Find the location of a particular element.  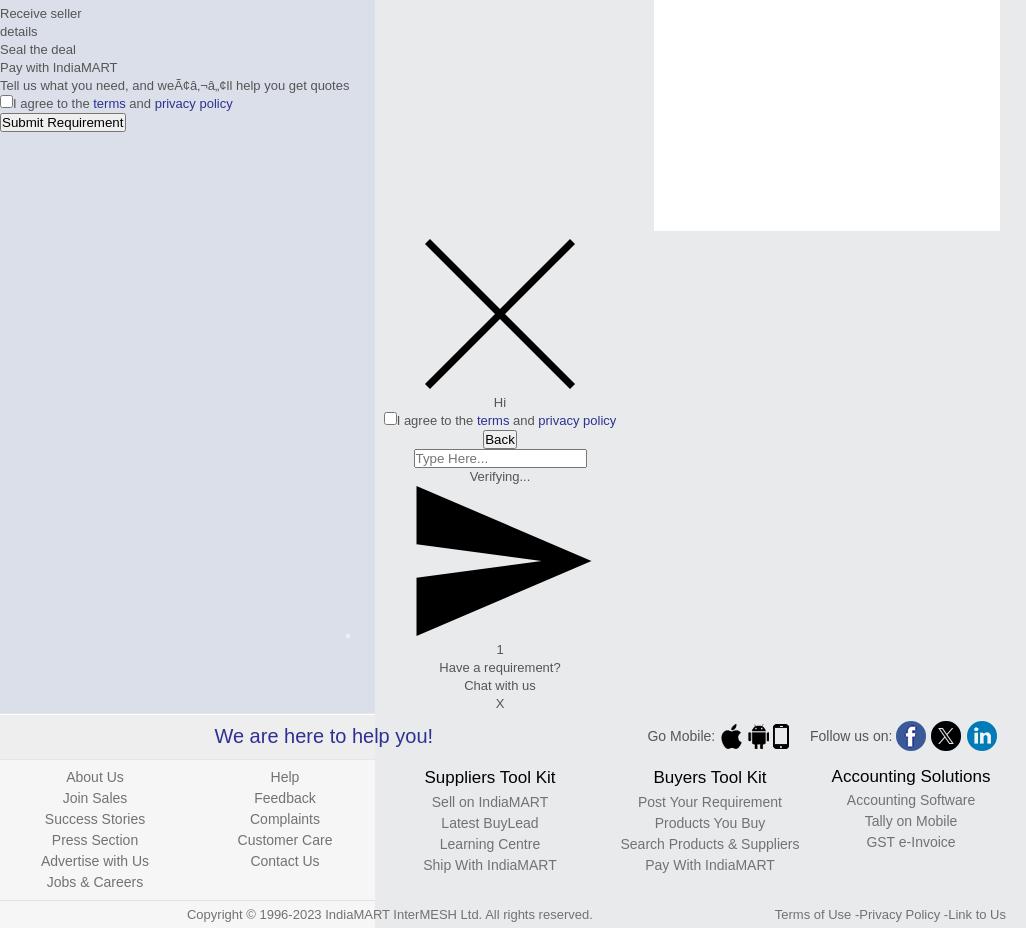

'1' is located at coordinates (494, 649).